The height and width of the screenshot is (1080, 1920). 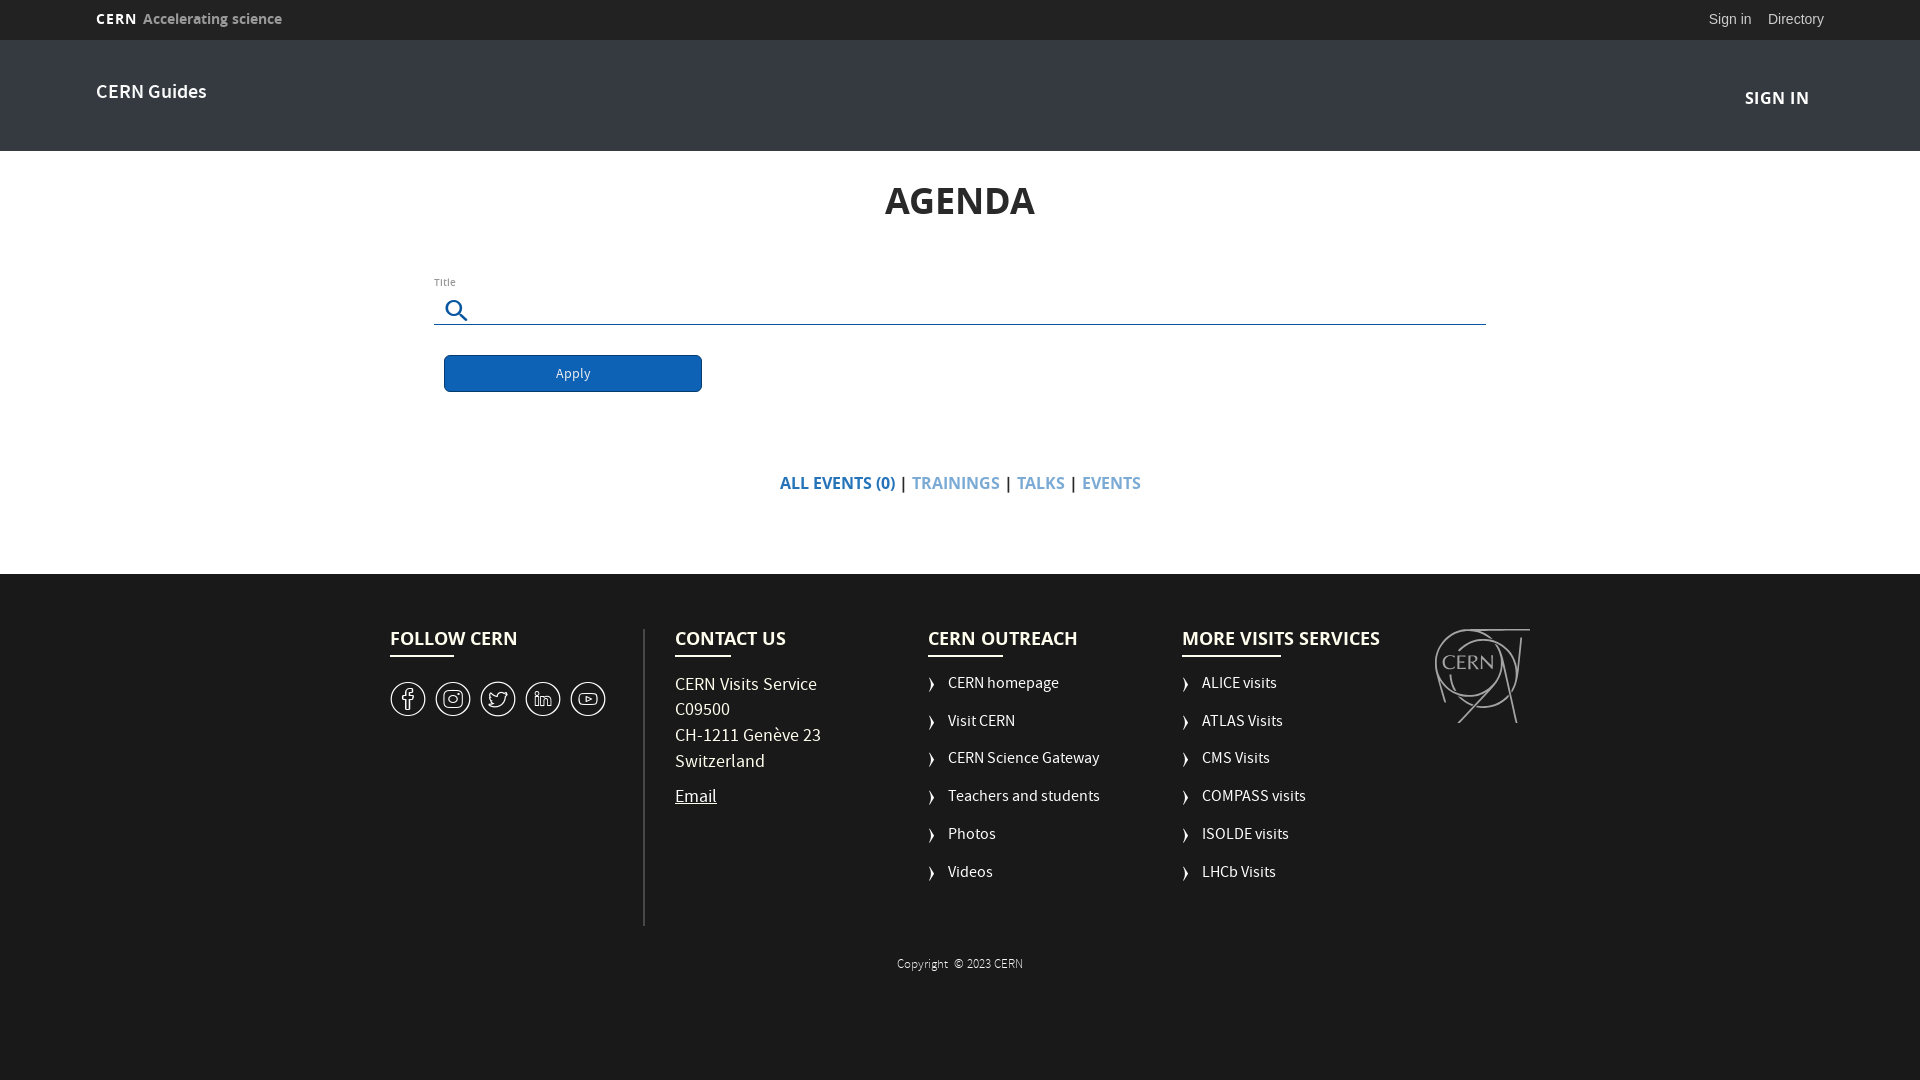 I want to click on 'CERN Accelerating science', so click(x=188, y=19).